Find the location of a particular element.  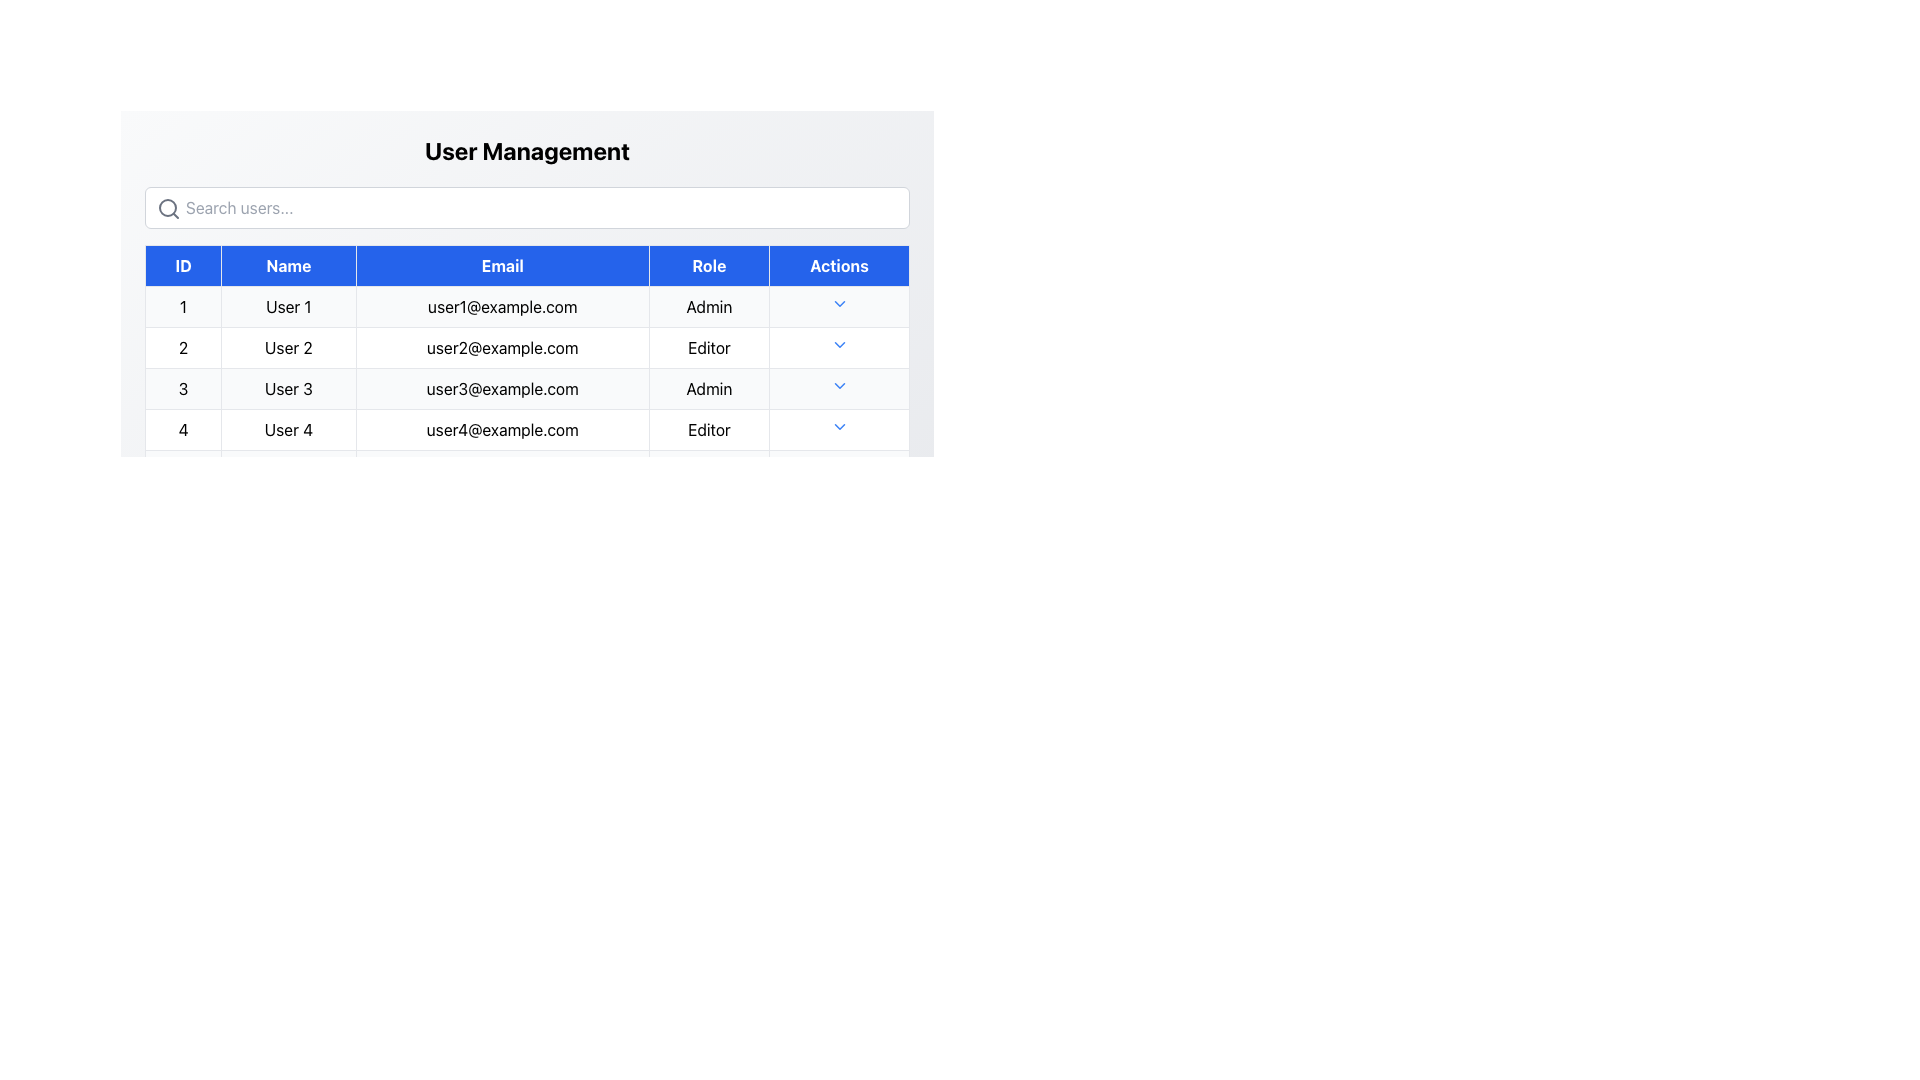

the email address in the first row of the User Management table to copy it is located at coordinates (527, 307).